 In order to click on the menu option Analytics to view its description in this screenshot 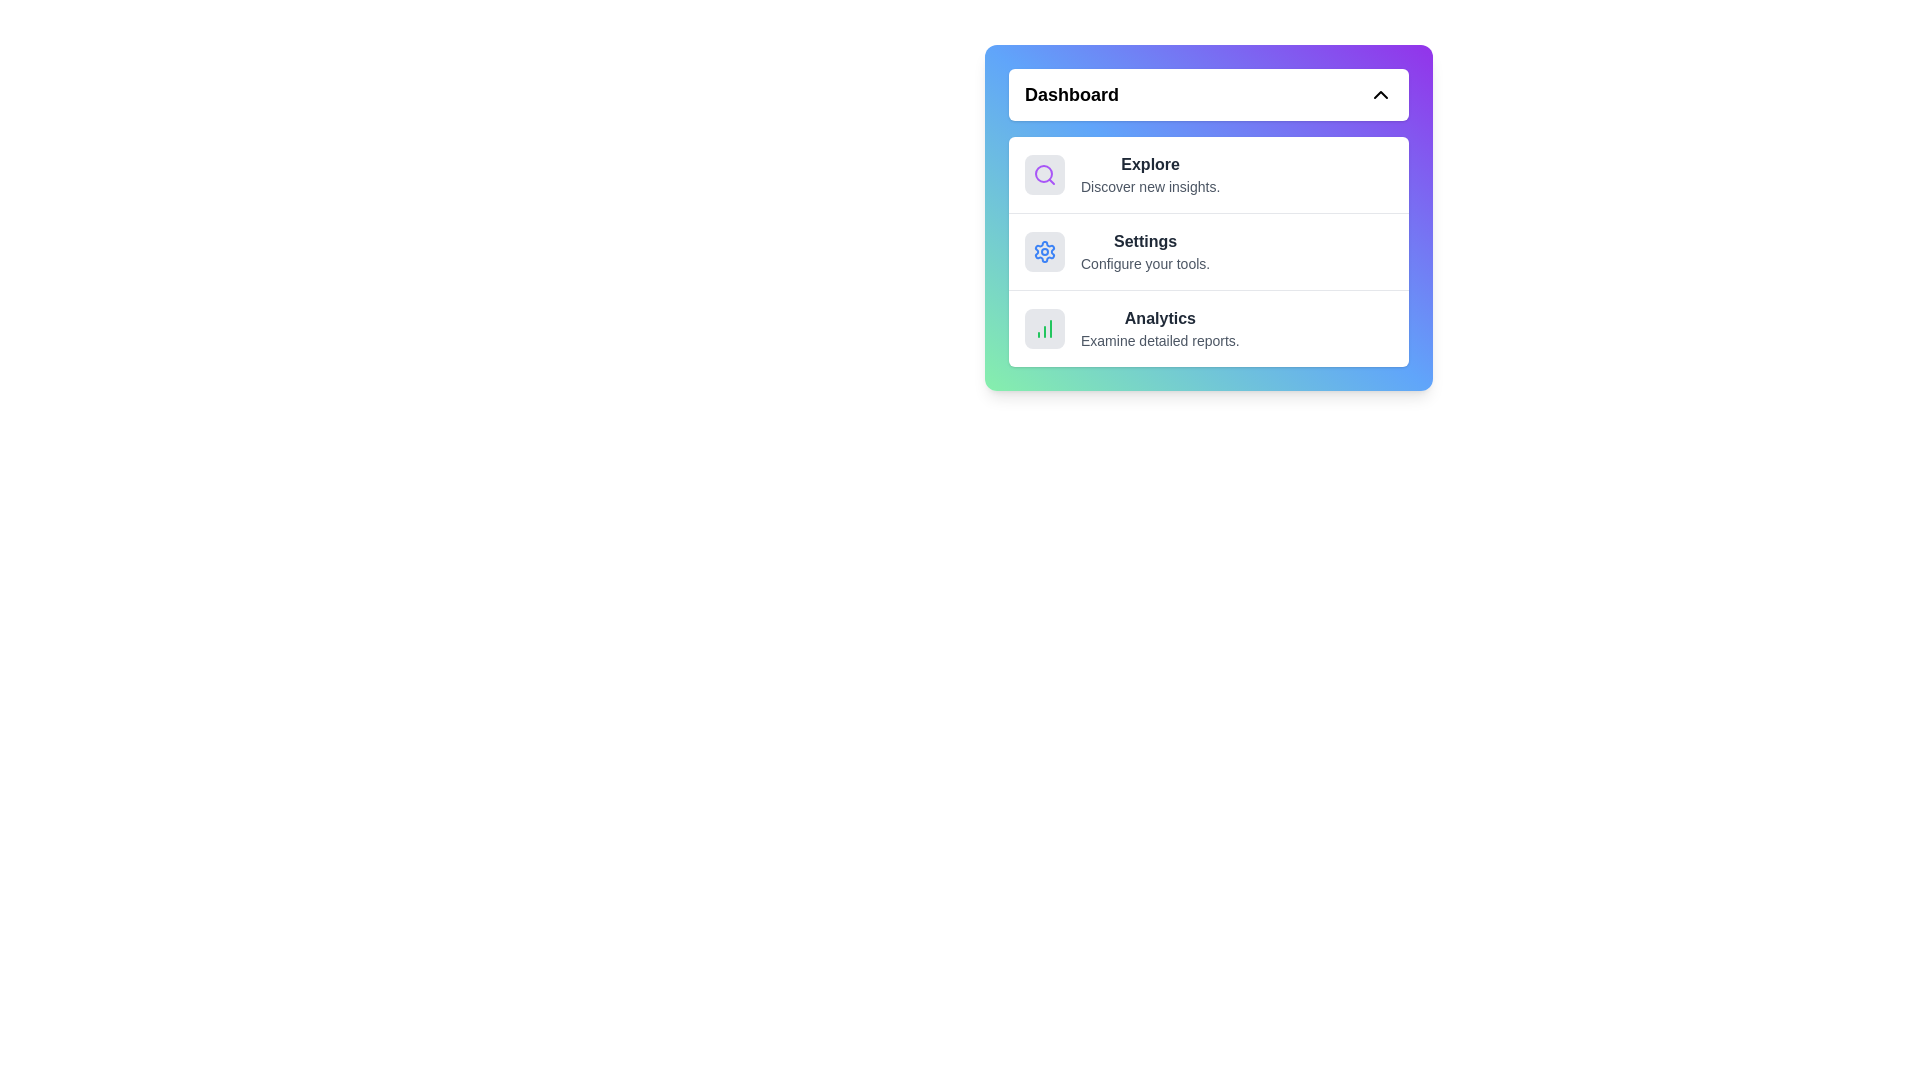, I will do `click(1208, 326)`.